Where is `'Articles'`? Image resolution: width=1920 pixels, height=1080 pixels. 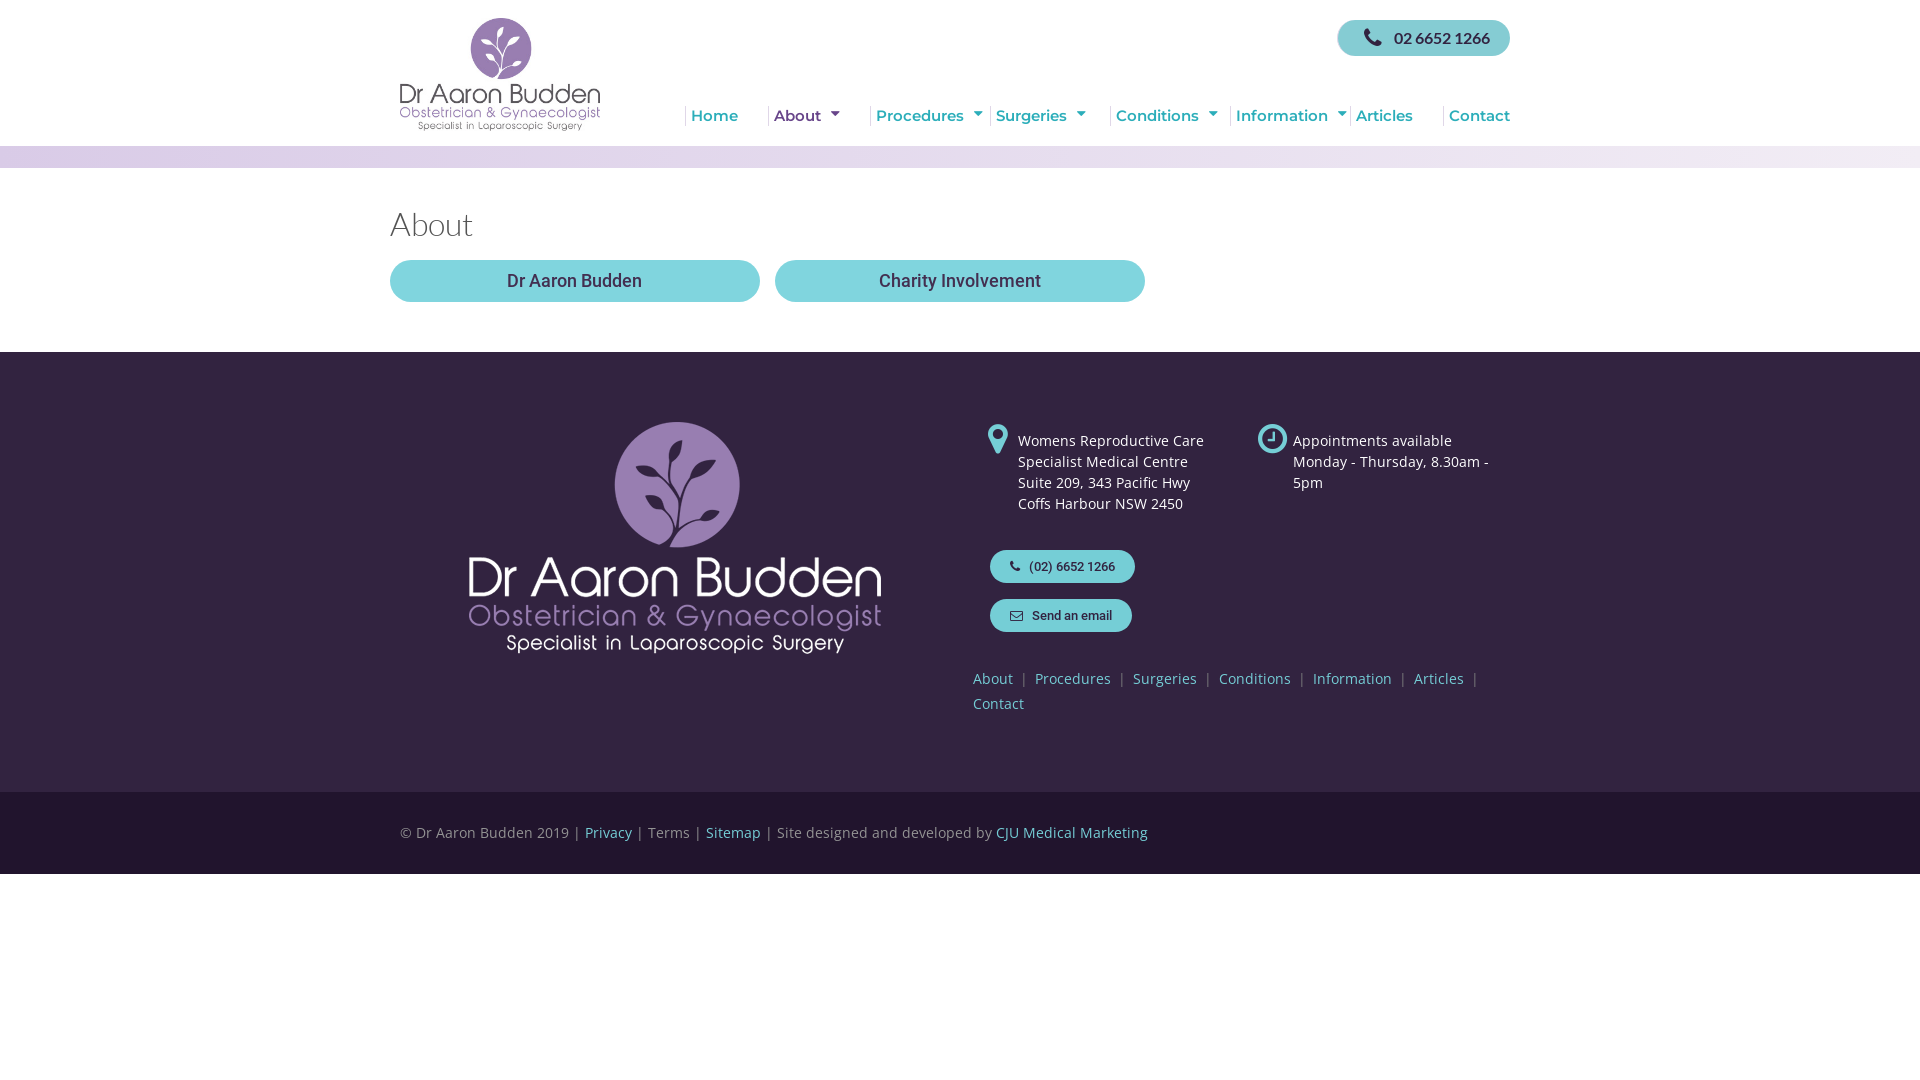 'Articles' is located at coordinates (1395, 115).